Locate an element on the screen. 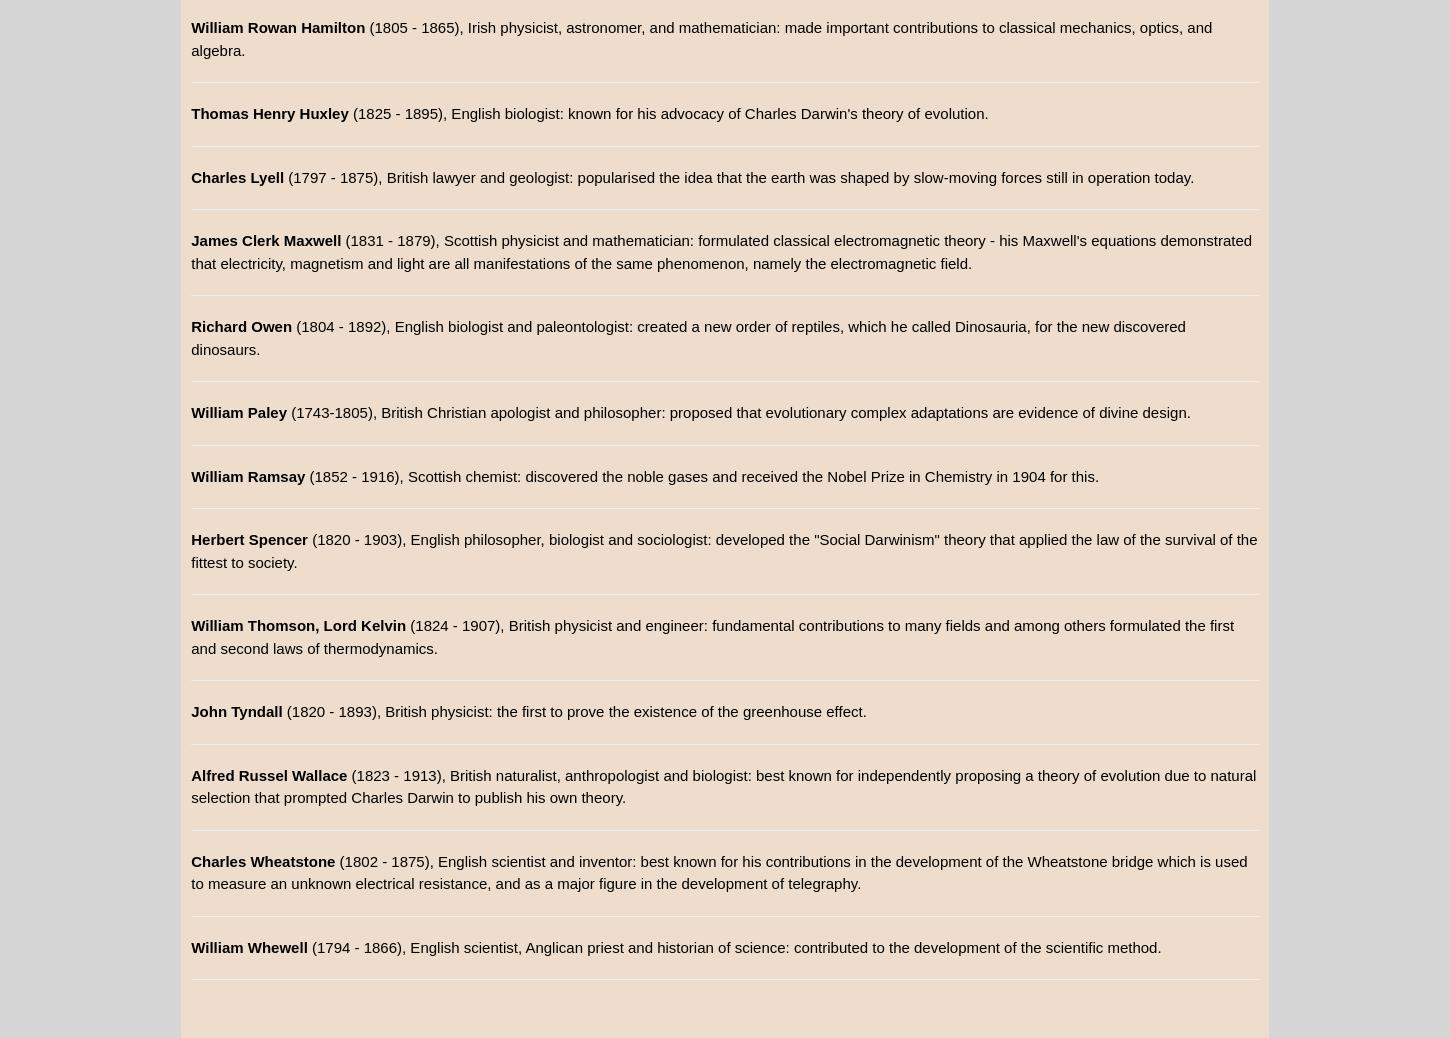  'Alfred Russel Wallace' is located at coordinates (268, 773).